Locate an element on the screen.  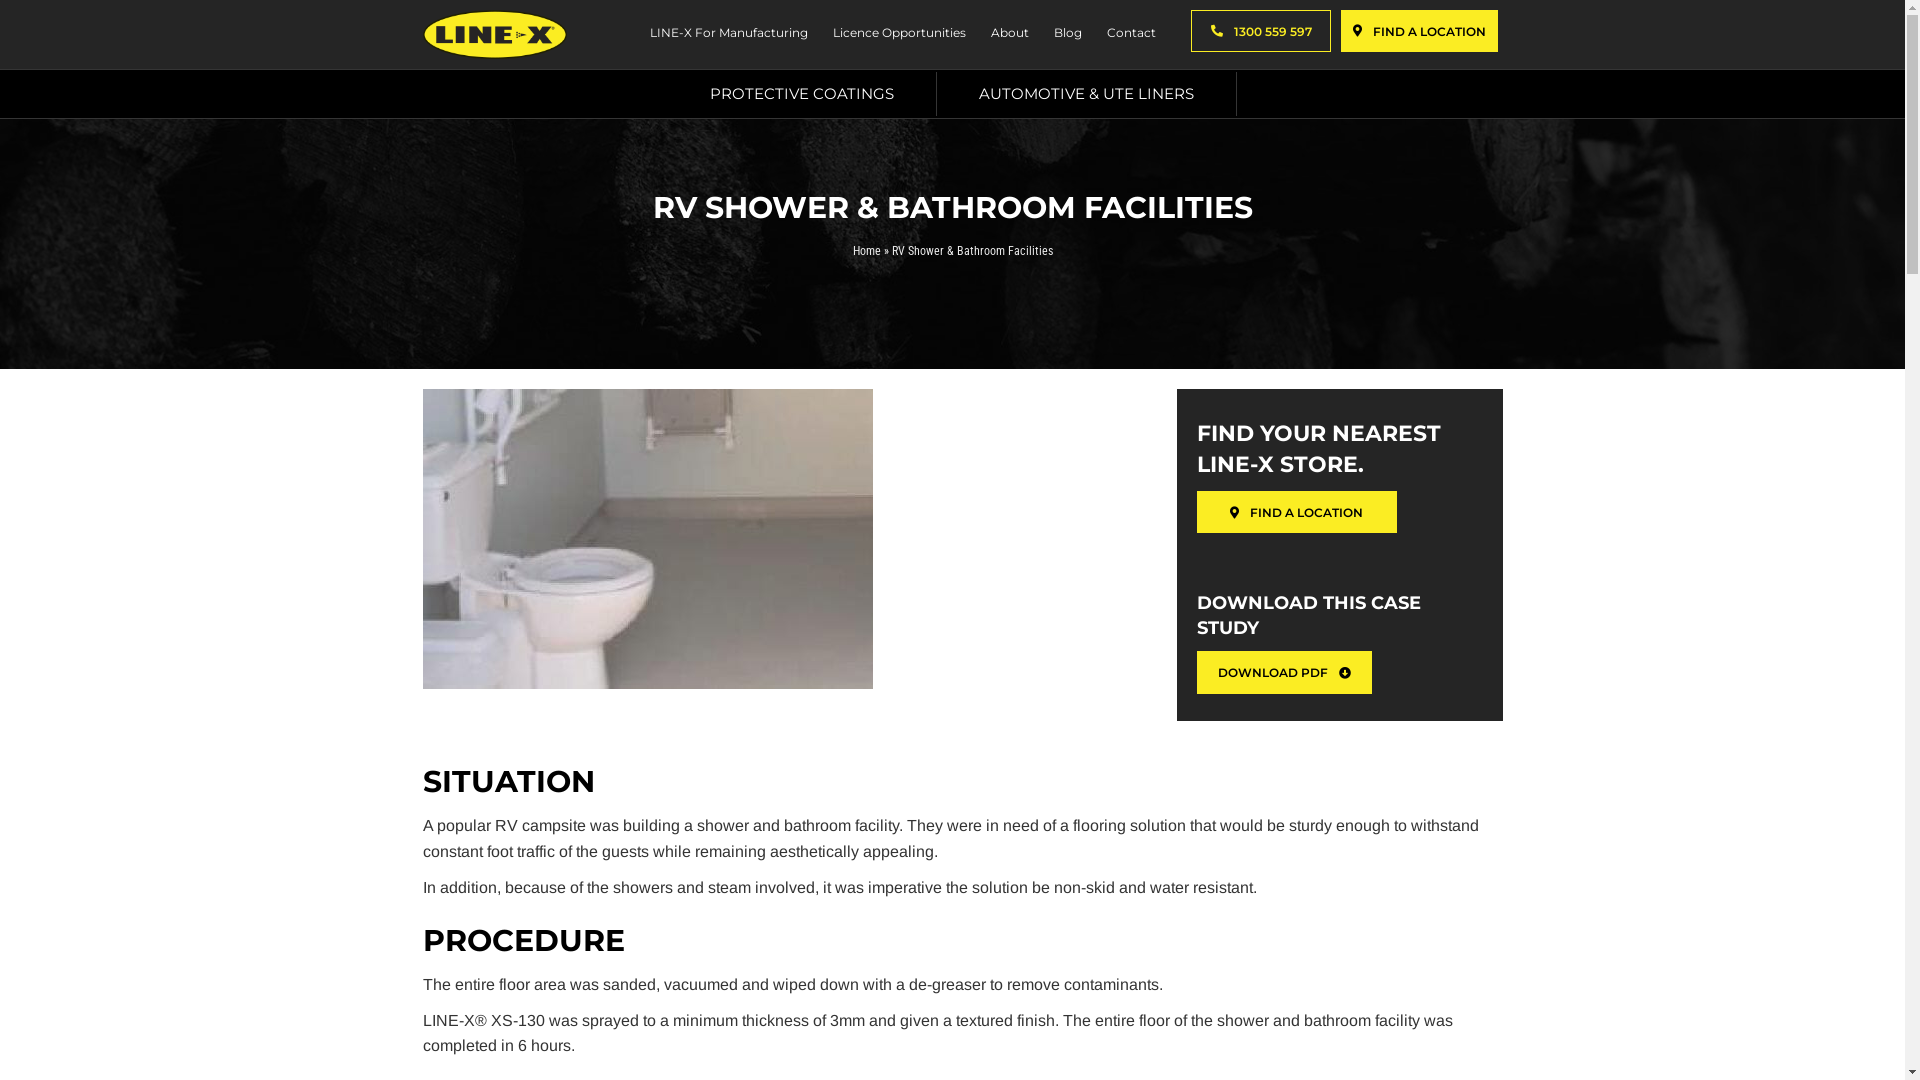
'AUTOMOTIVE & UTE LINERS' is located at coordinates (935, 93).